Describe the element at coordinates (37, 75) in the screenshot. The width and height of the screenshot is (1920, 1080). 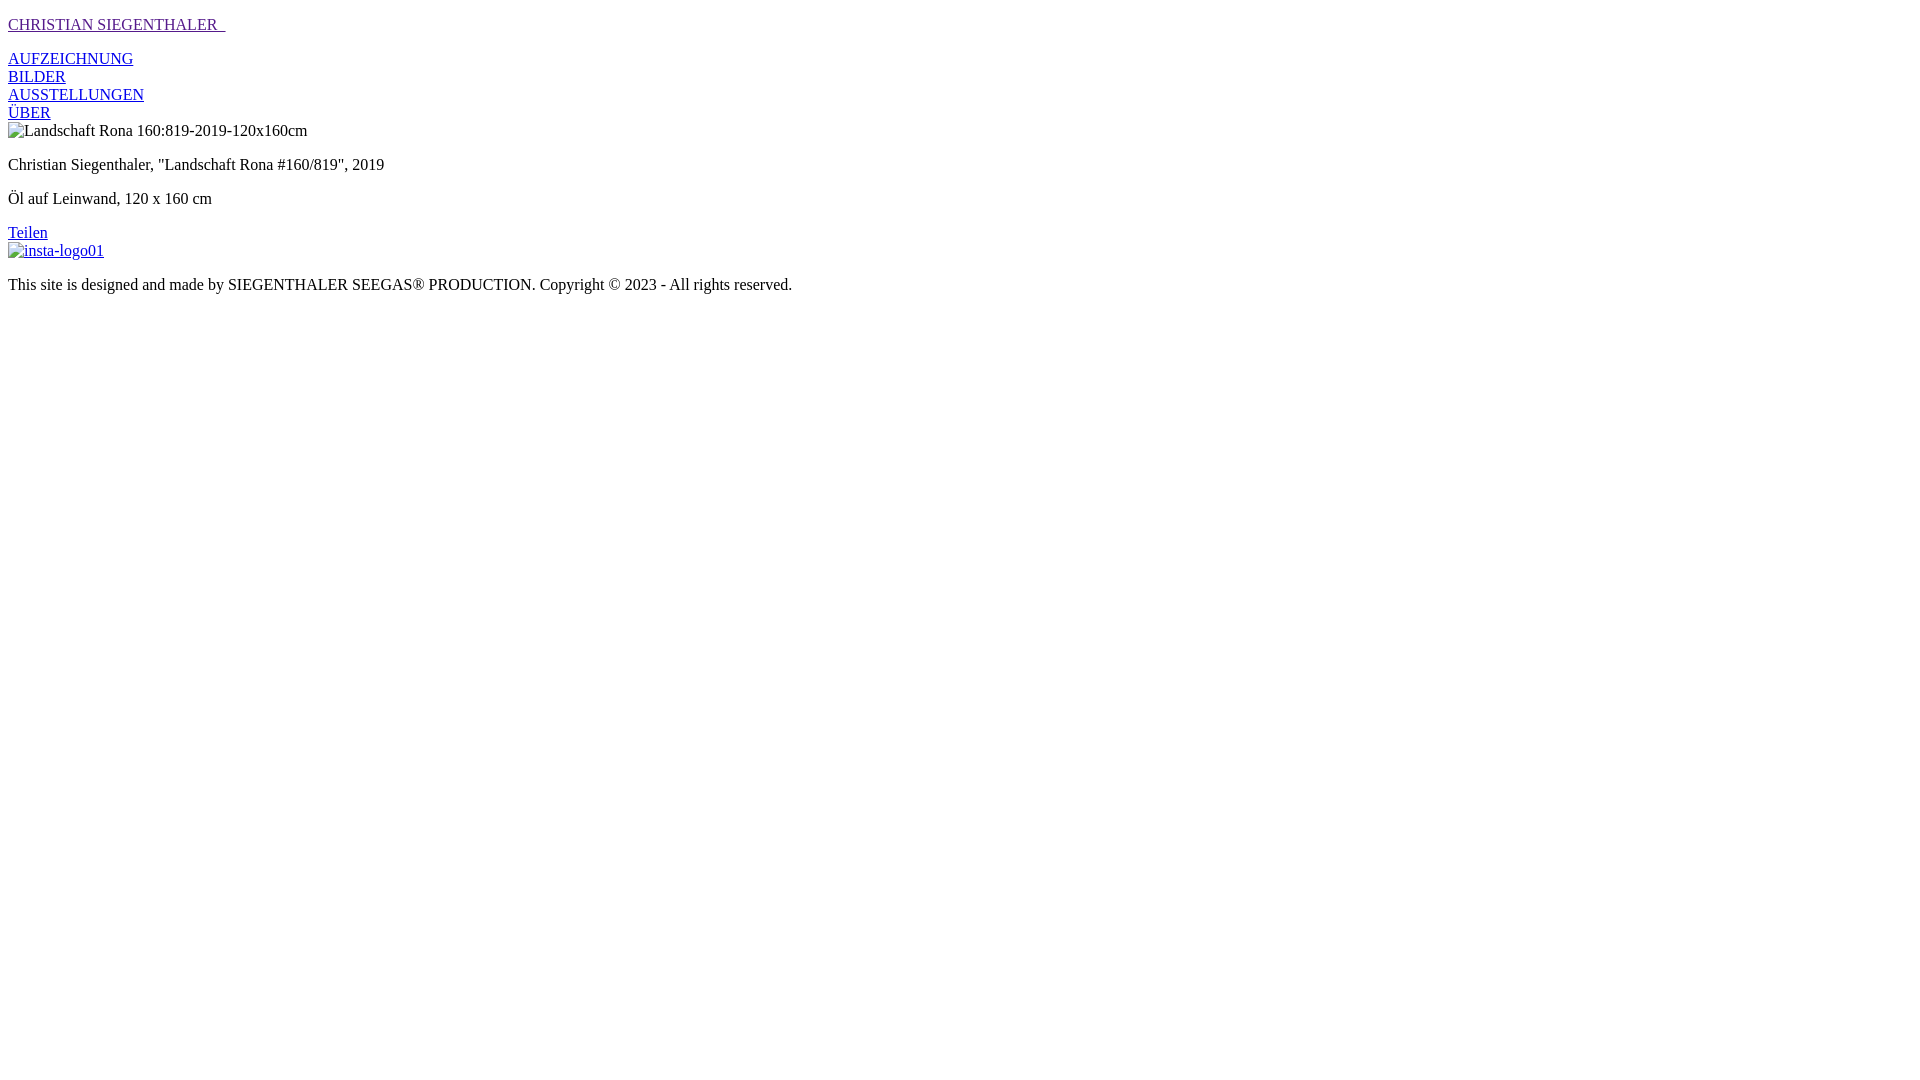
I see `'BILDER'` at that location.